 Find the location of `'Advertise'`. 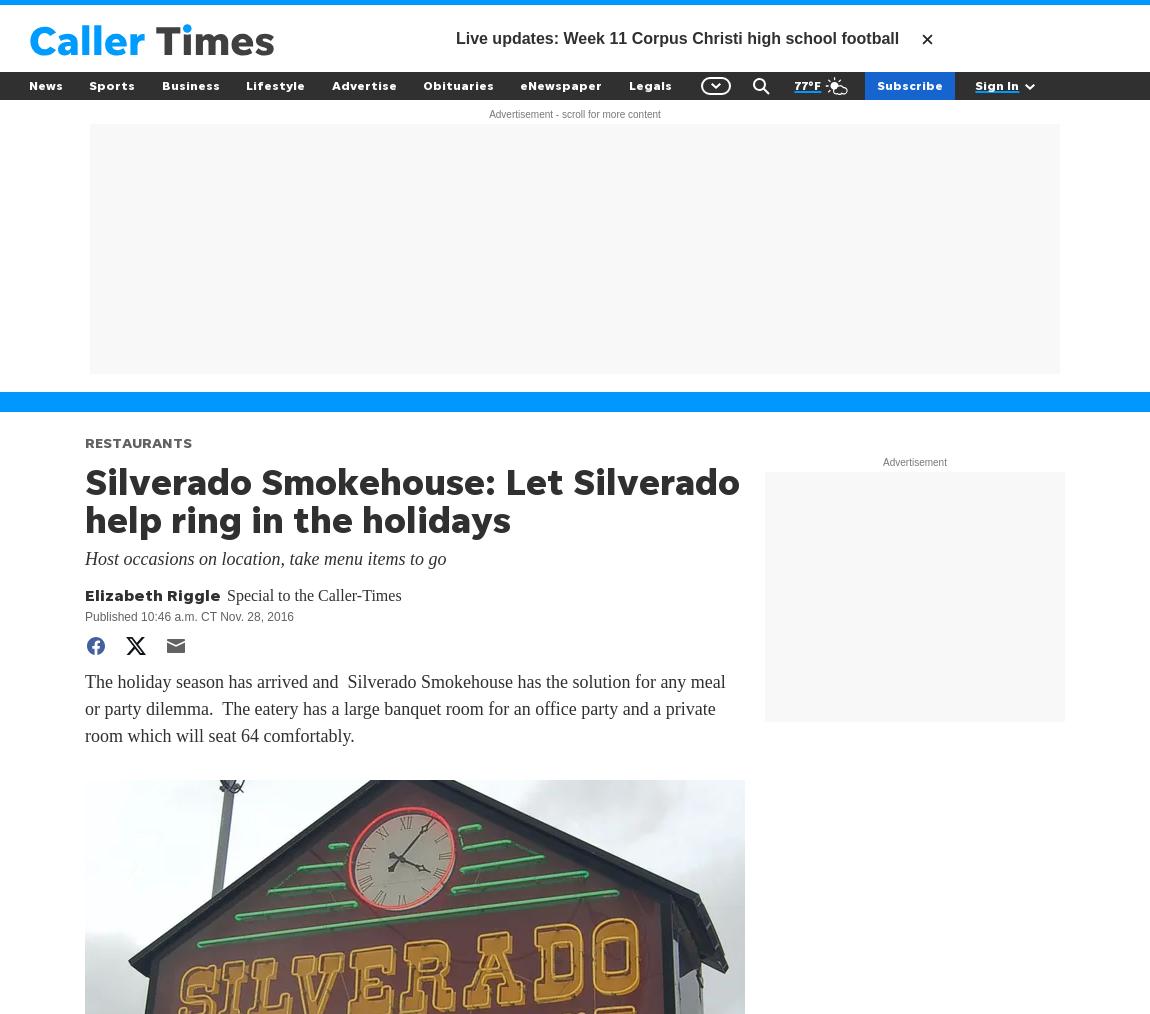

'Advertise' is located at coordinates (330, 84).